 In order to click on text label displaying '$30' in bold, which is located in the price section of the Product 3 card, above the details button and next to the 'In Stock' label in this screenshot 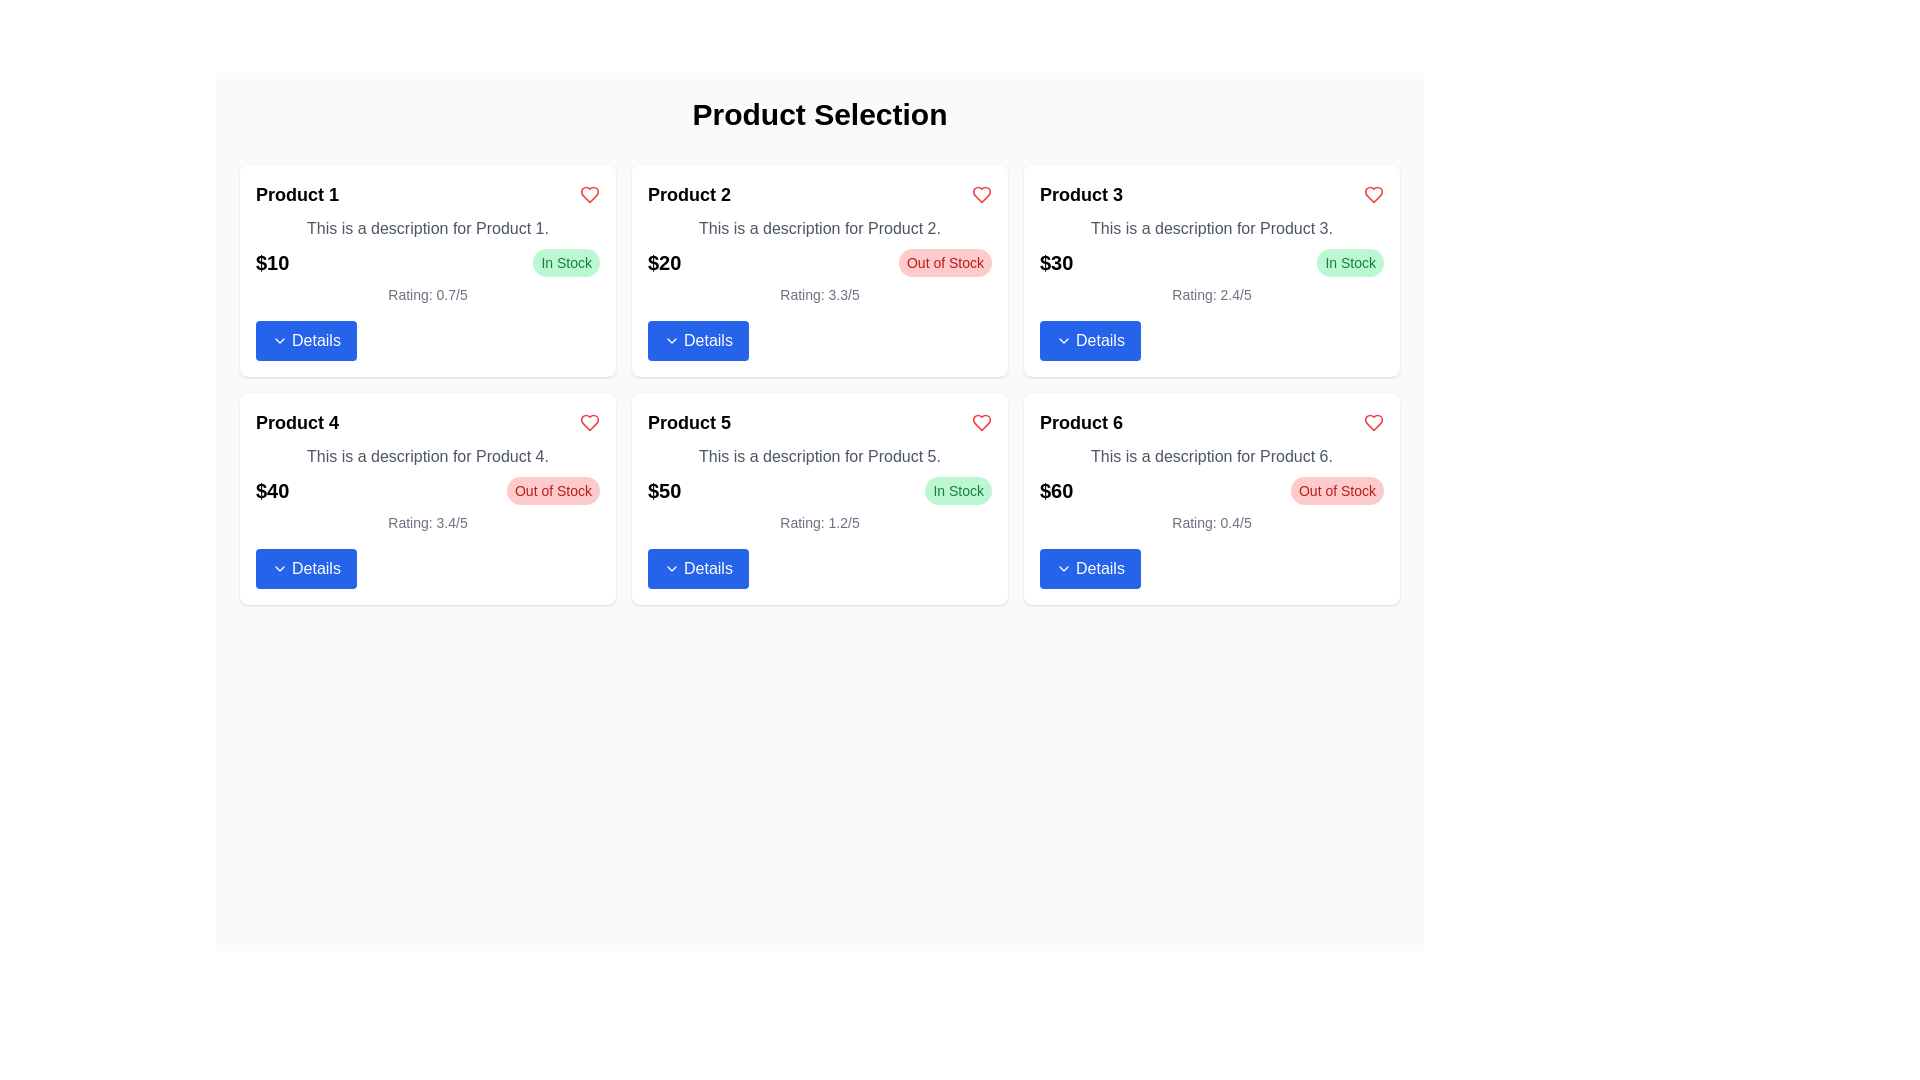, I will do `click(1055, 261)`.